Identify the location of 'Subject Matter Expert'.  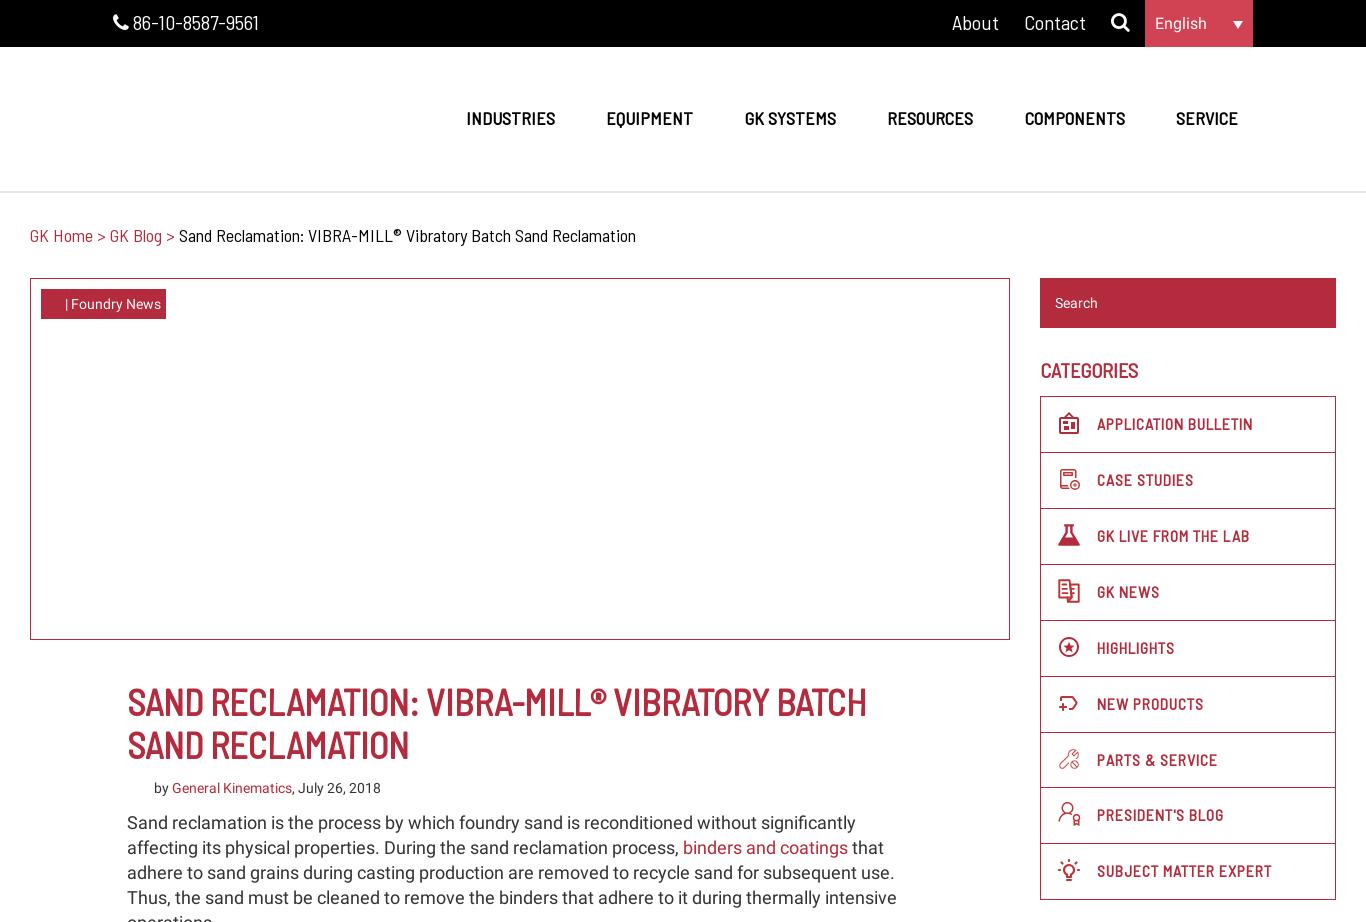
(1183, 869).